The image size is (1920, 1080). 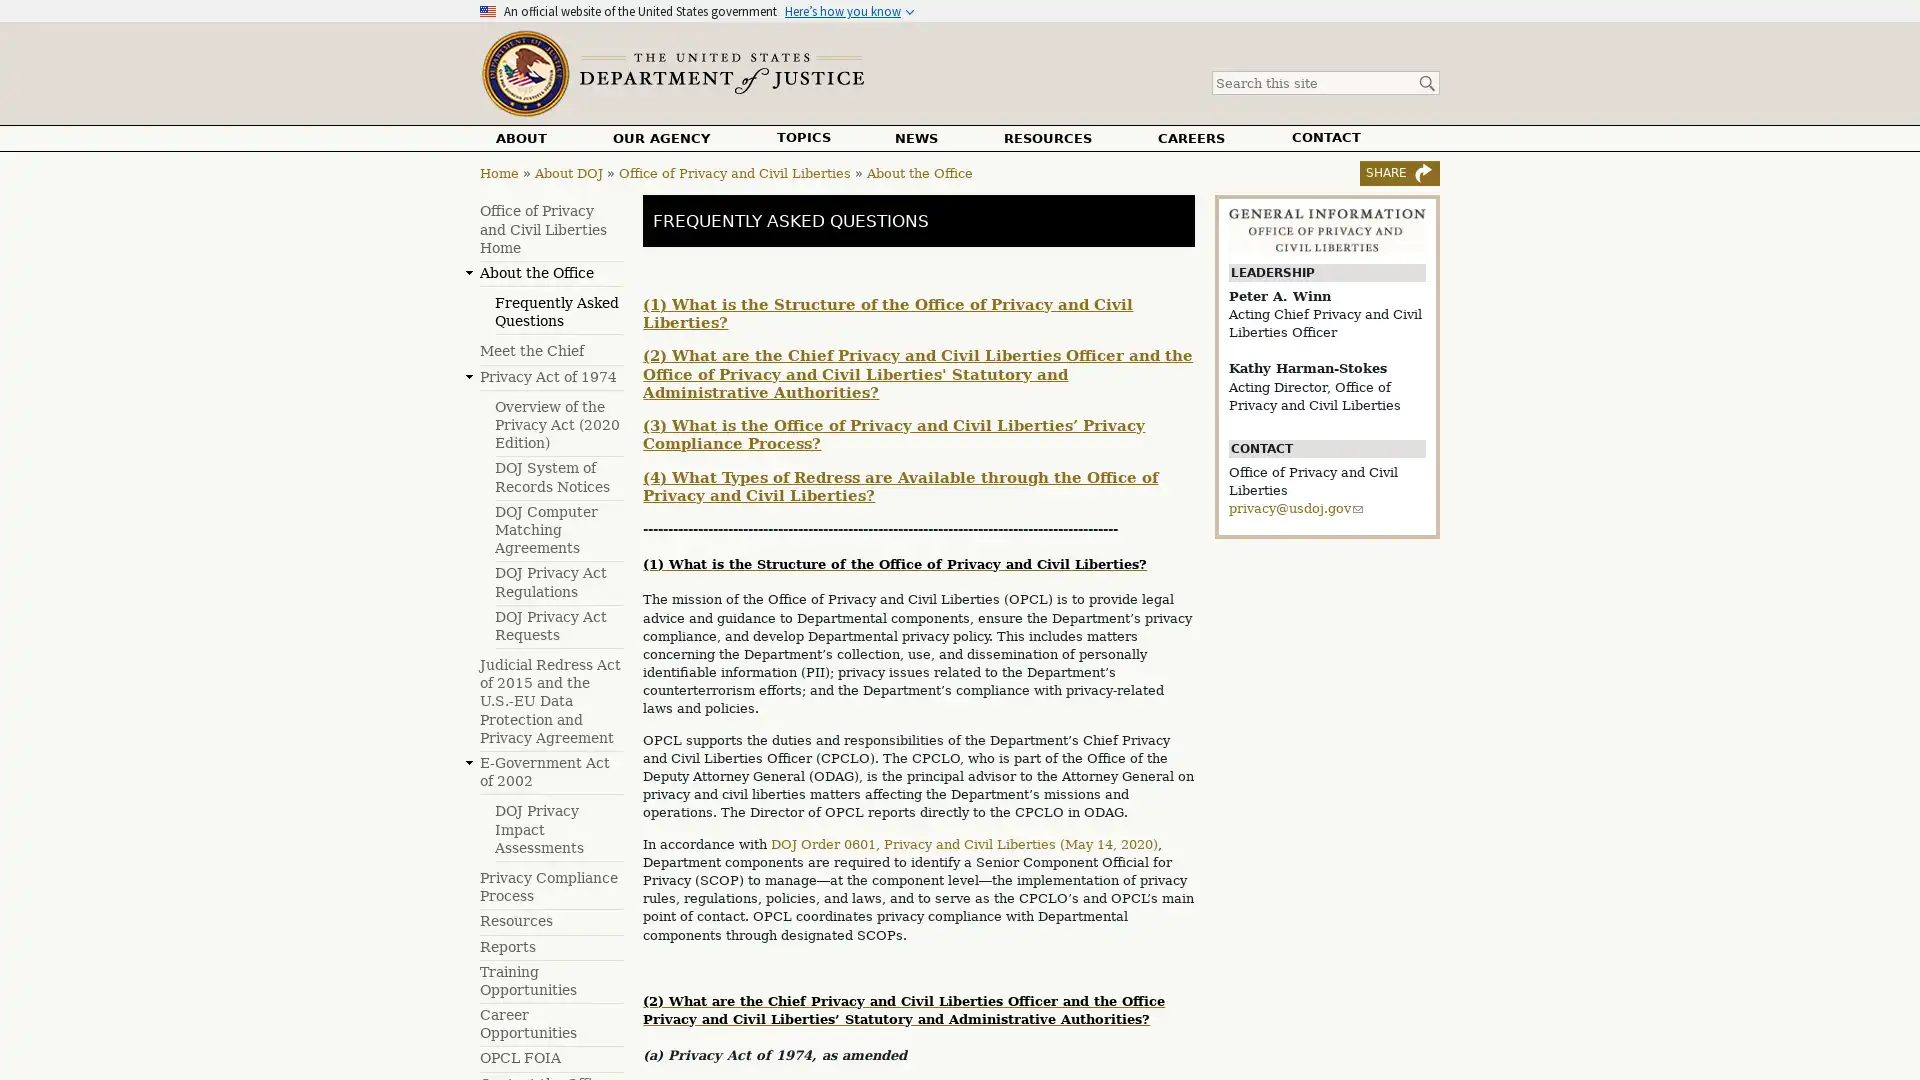 I want to click on Heres how you know, so click(x=849, y=11).